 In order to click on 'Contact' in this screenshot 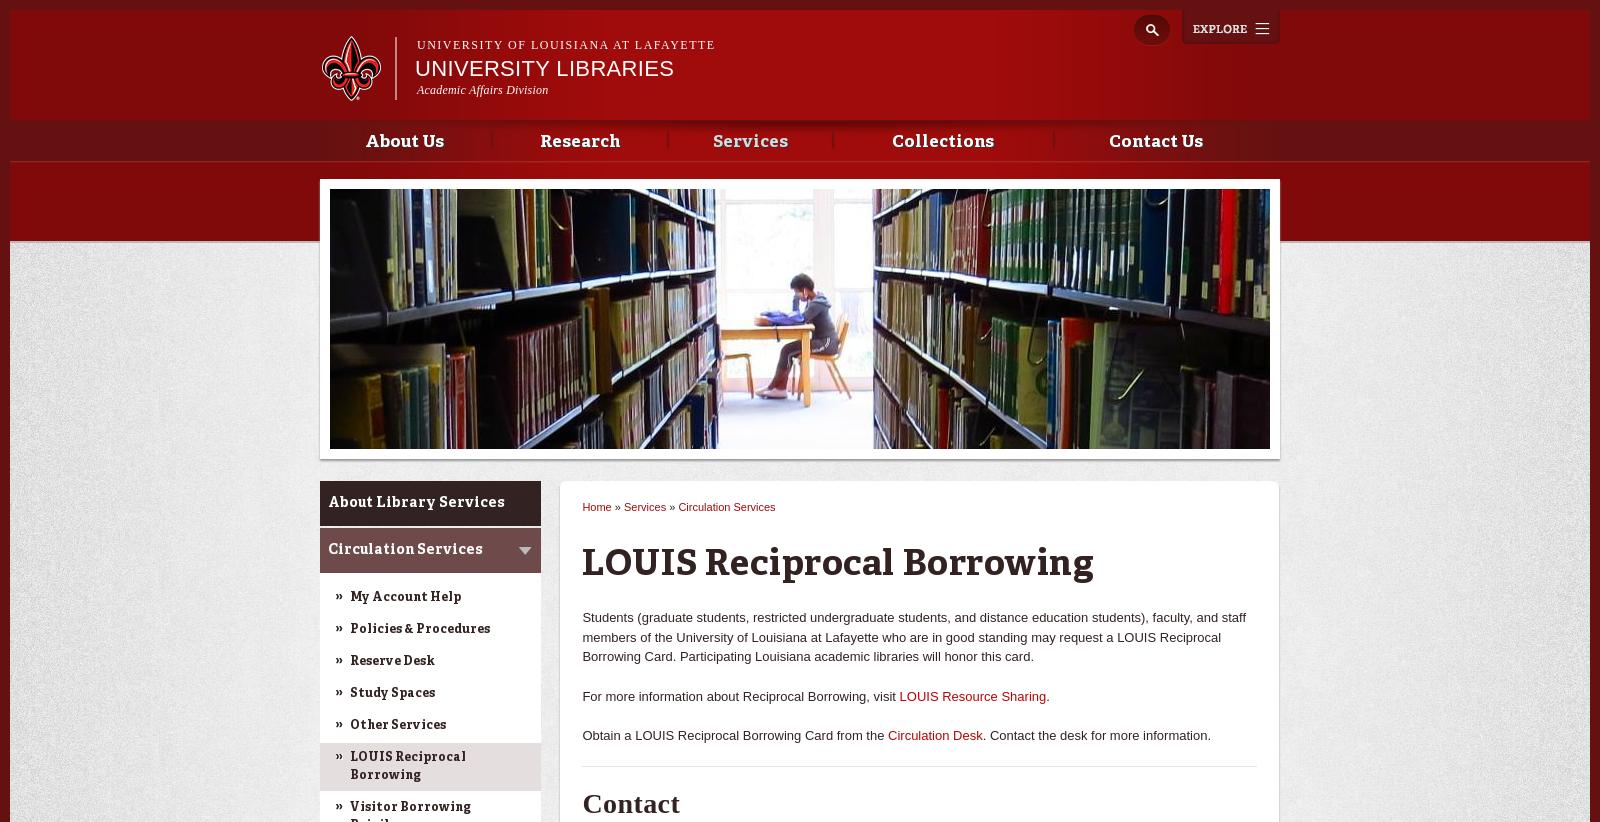, I will do `click(631, 802)`.